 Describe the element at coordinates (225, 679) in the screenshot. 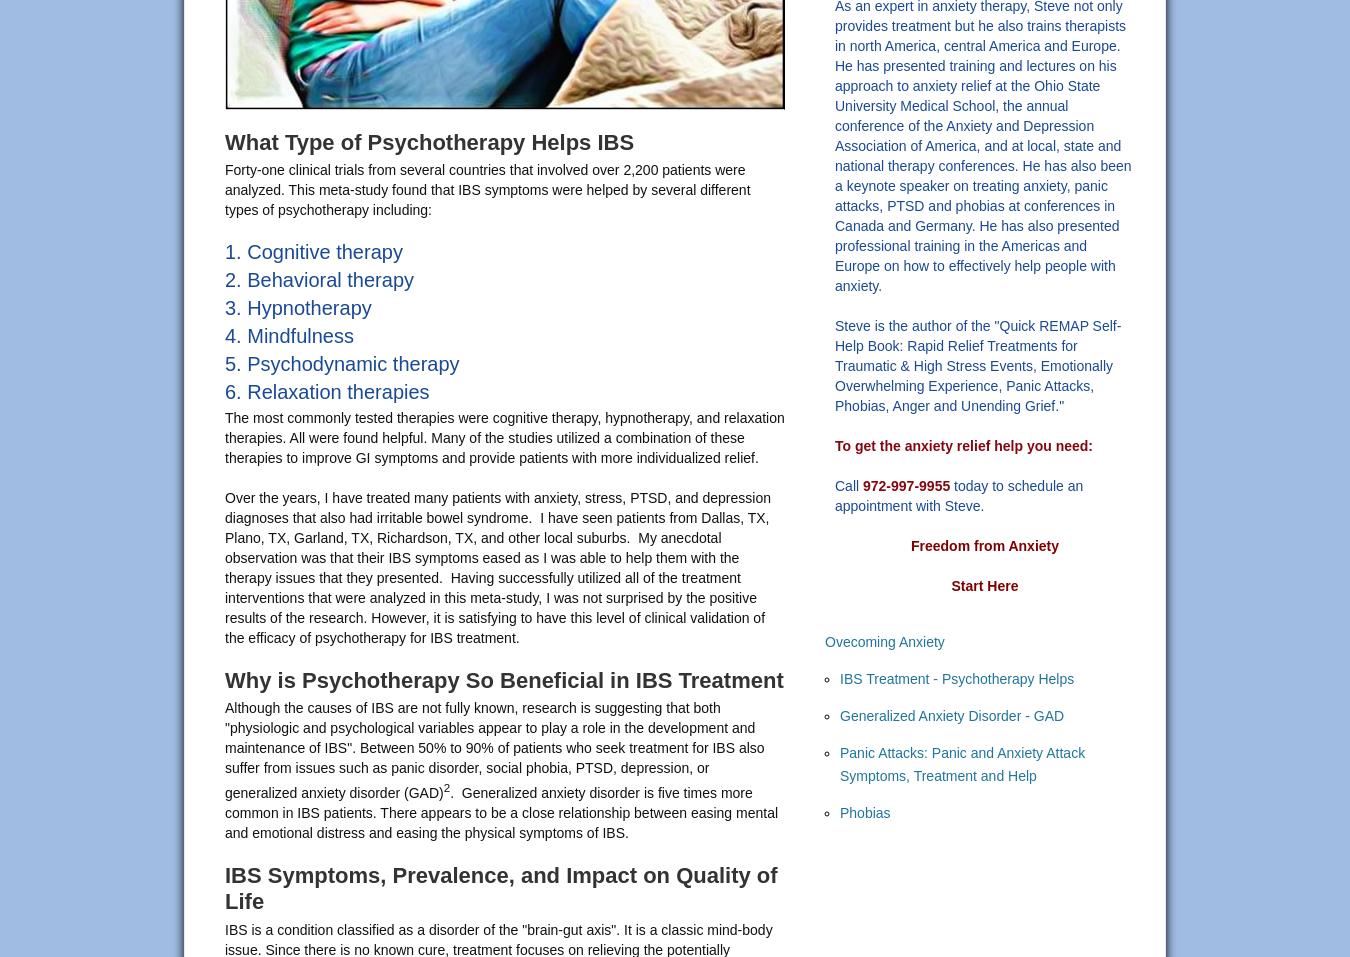

I see `'Why is Psychotherapy So Beneficial in IBS Treatment'` at that location.